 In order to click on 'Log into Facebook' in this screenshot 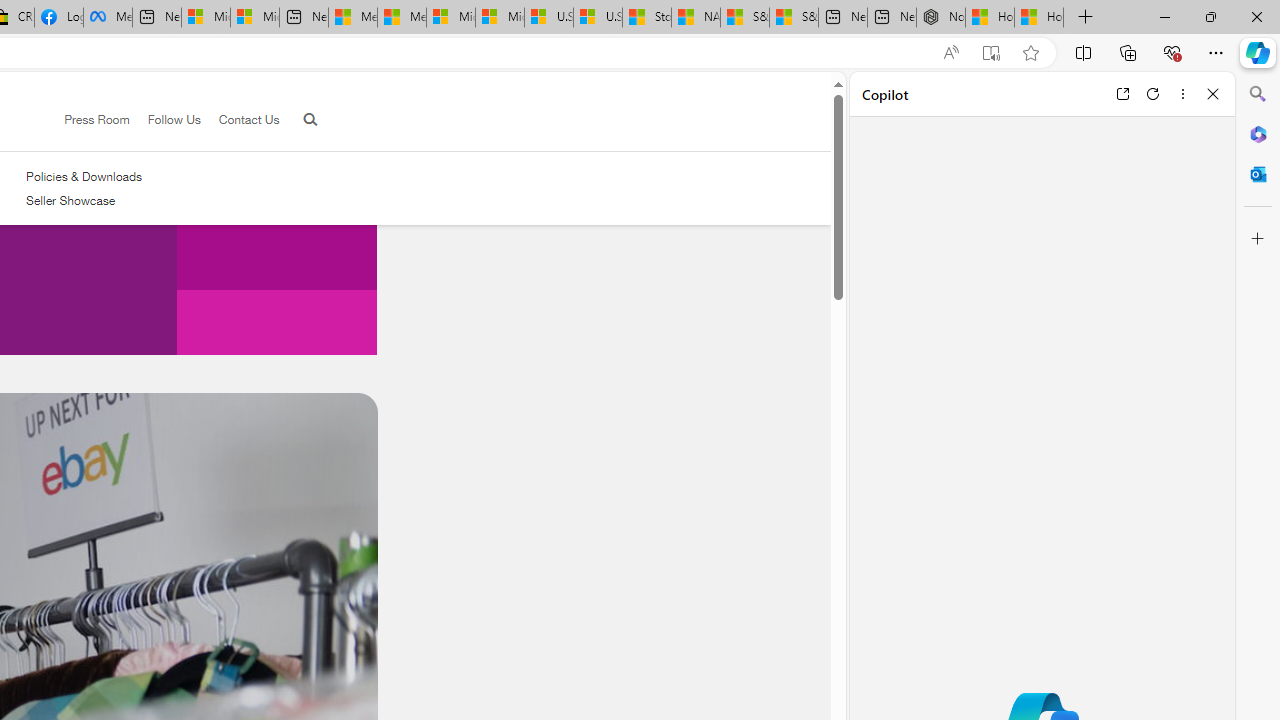, I will do `click(58, 17)`.